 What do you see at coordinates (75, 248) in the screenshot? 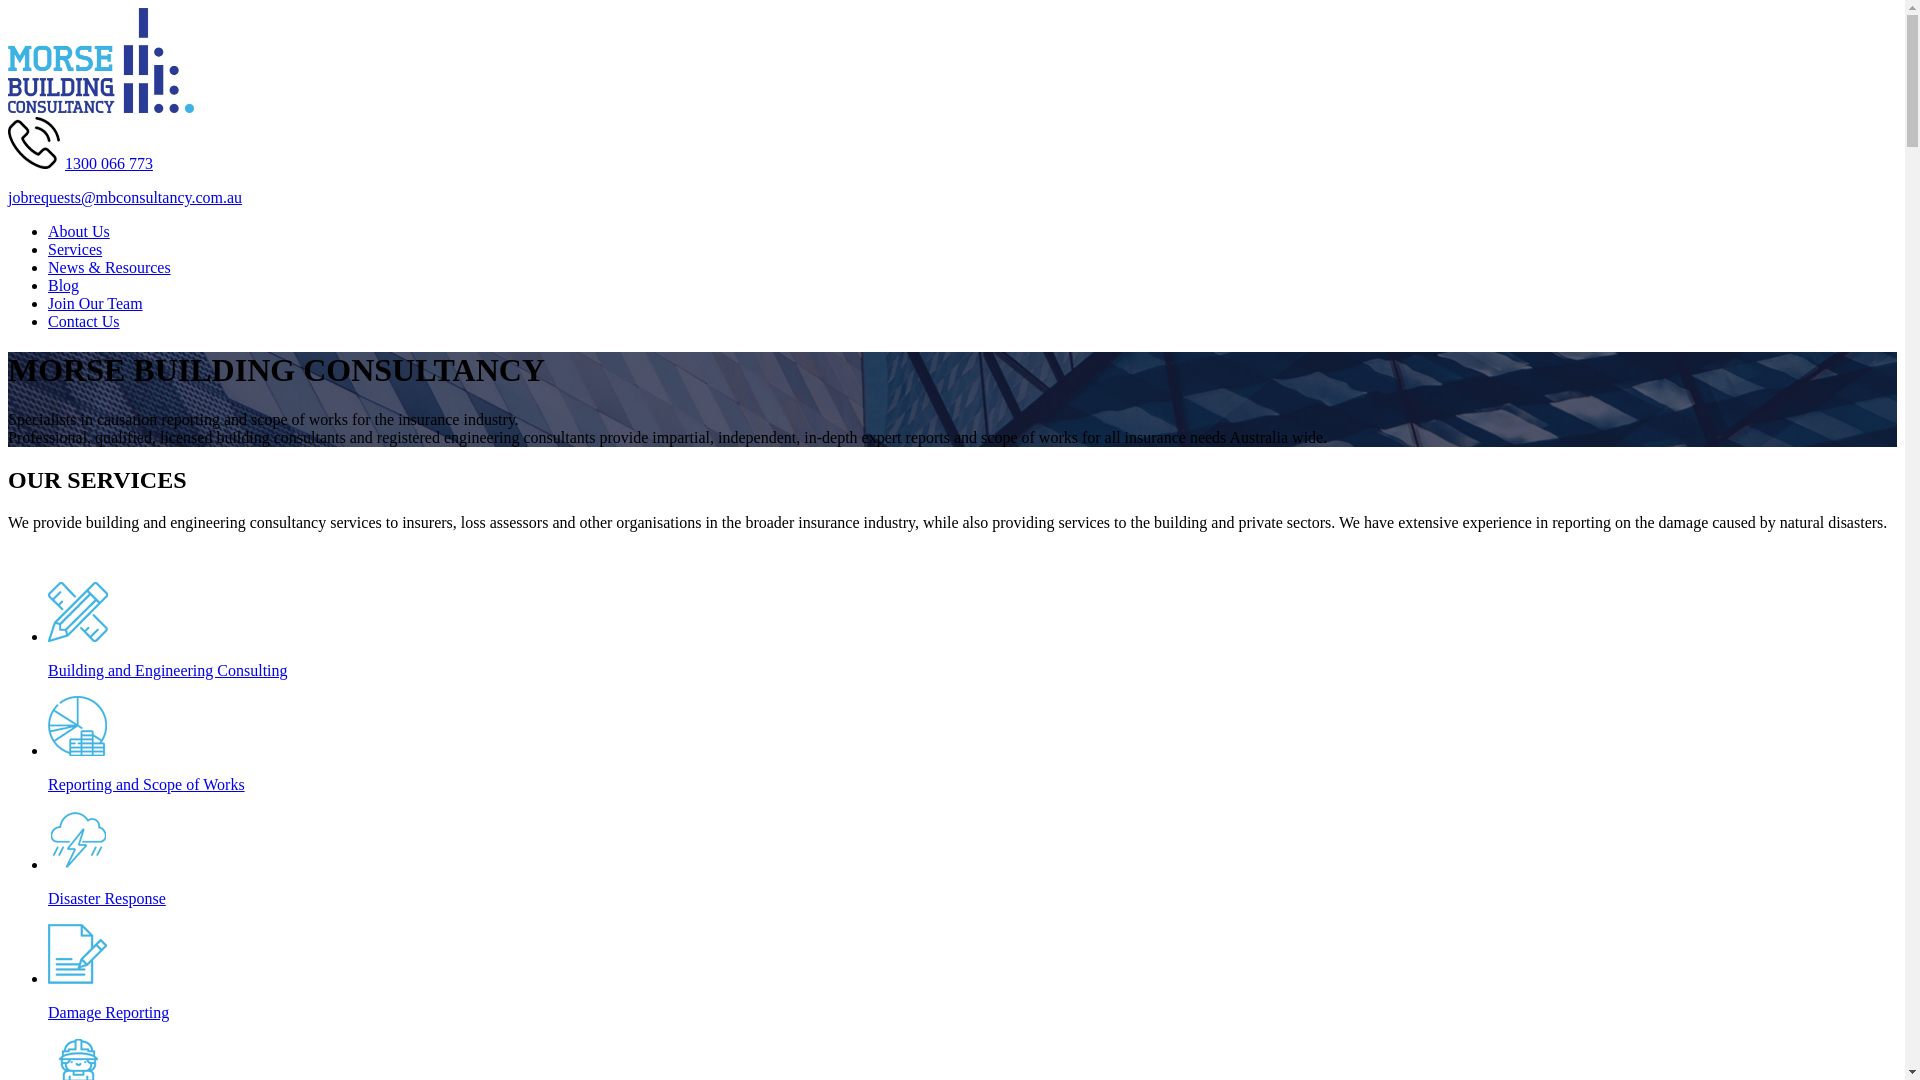
I see `'Services'` at bounding box center [75, 248].